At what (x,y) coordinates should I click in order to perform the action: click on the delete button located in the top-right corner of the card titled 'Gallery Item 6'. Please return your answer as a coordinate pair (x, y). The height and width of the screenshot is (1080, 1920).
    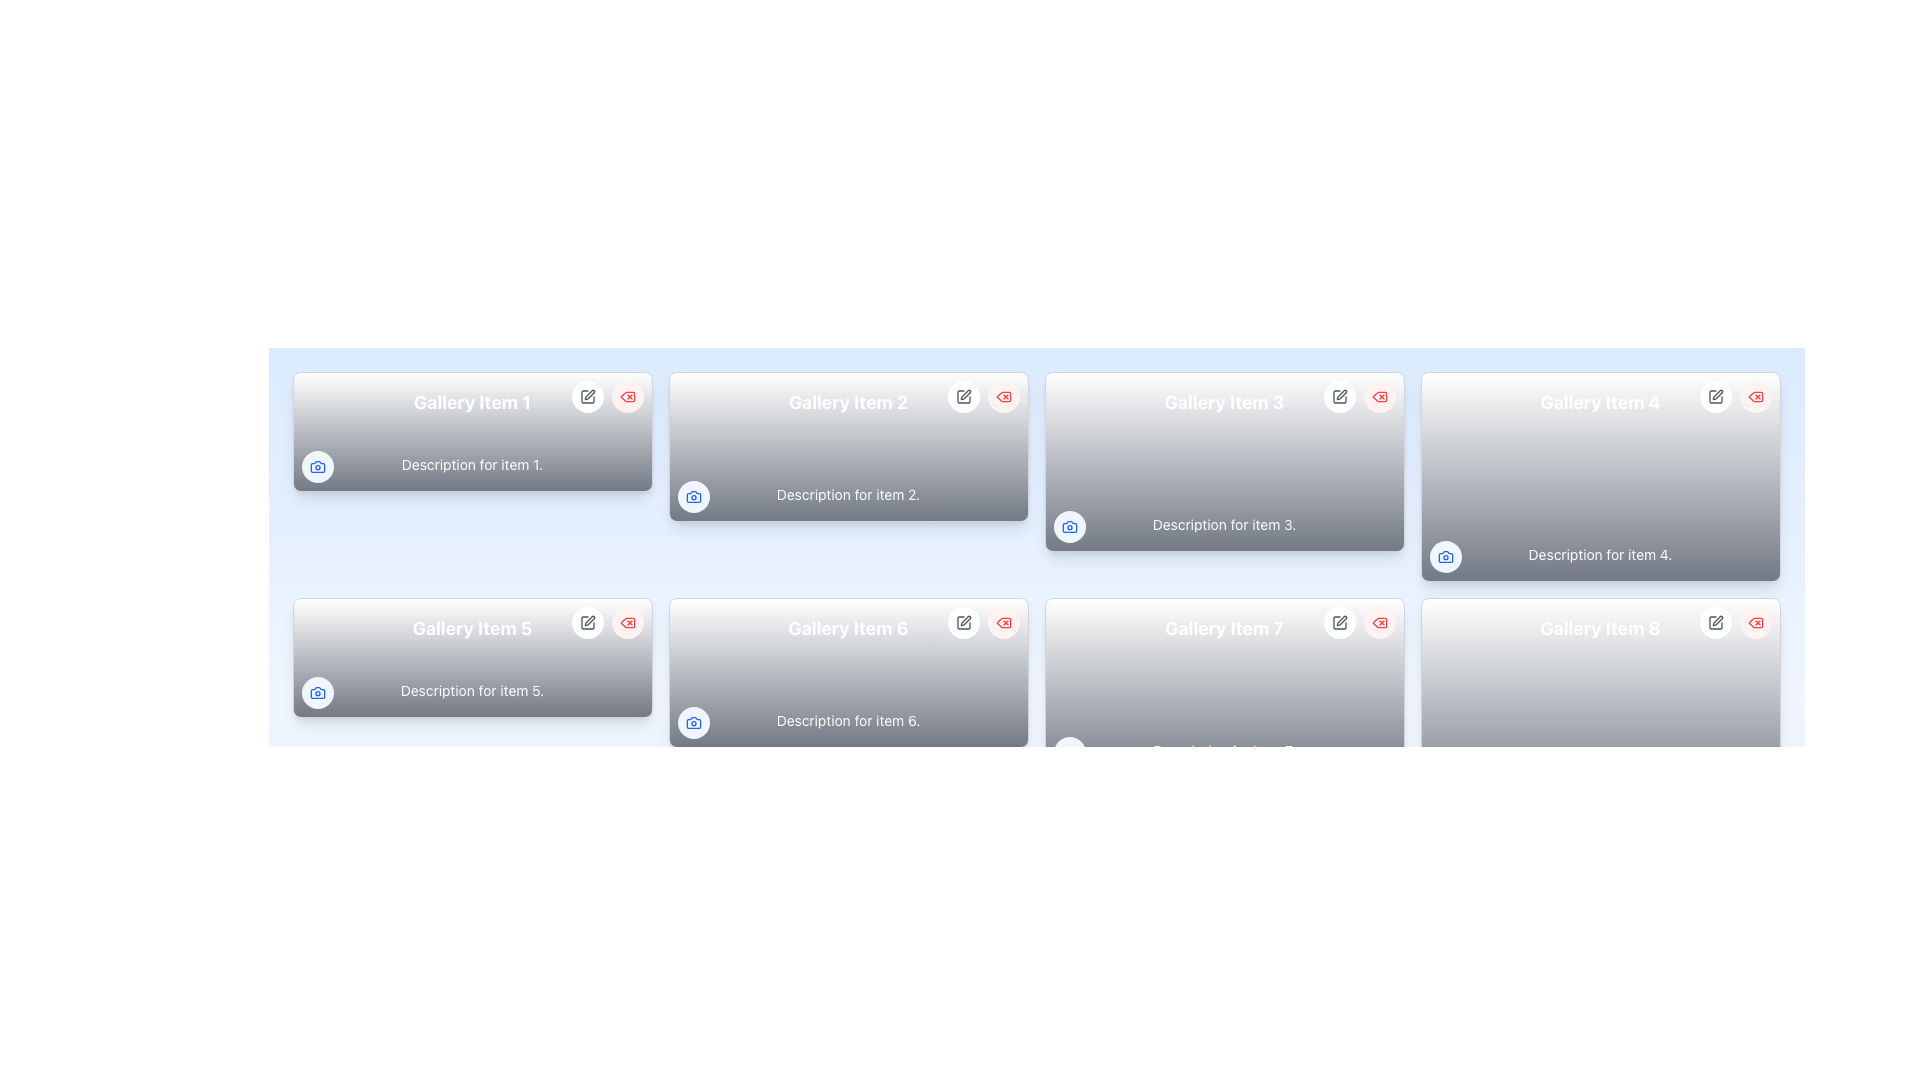
    Looking at the image, I should click on (1003, 848).